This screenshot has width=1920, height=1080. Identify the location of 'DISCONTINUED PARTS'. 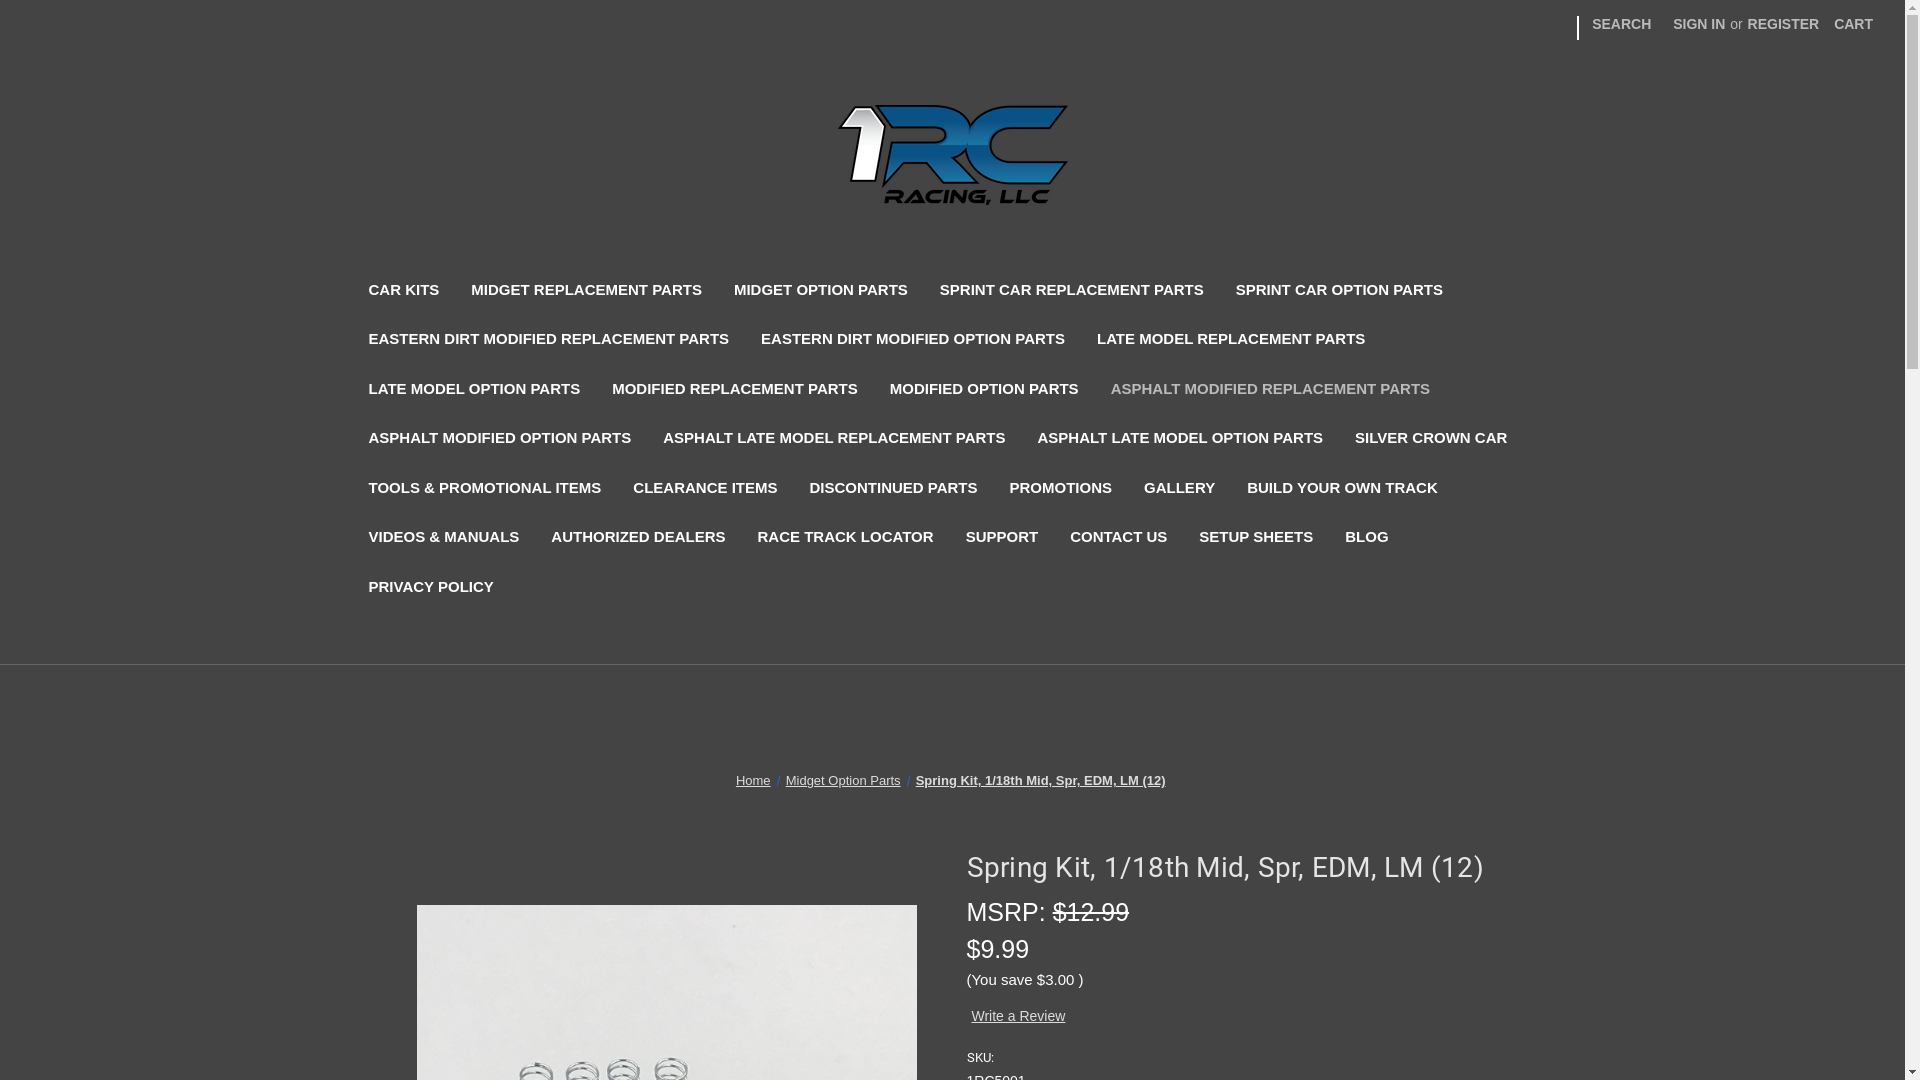
(891, 490).